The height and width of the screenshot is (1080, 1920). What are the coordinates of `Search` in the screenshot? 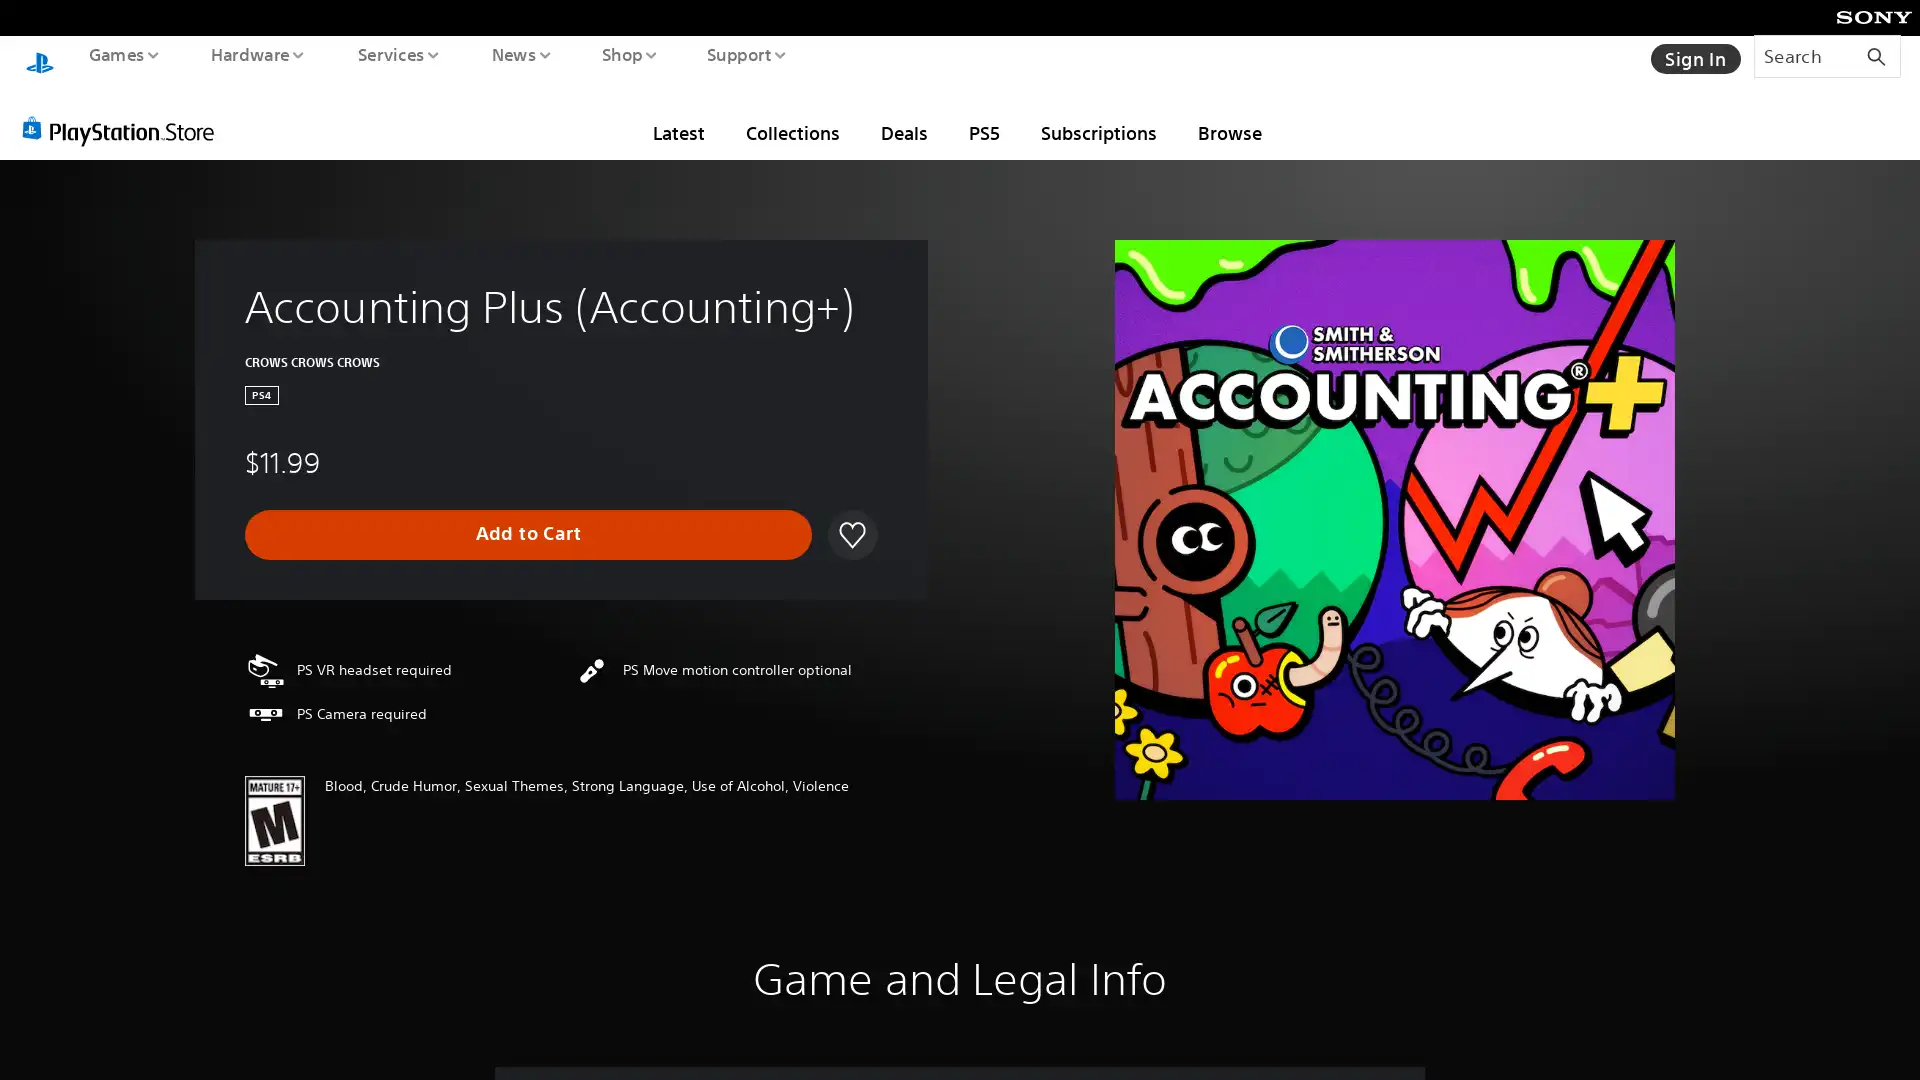 It's located at (1827, 55).